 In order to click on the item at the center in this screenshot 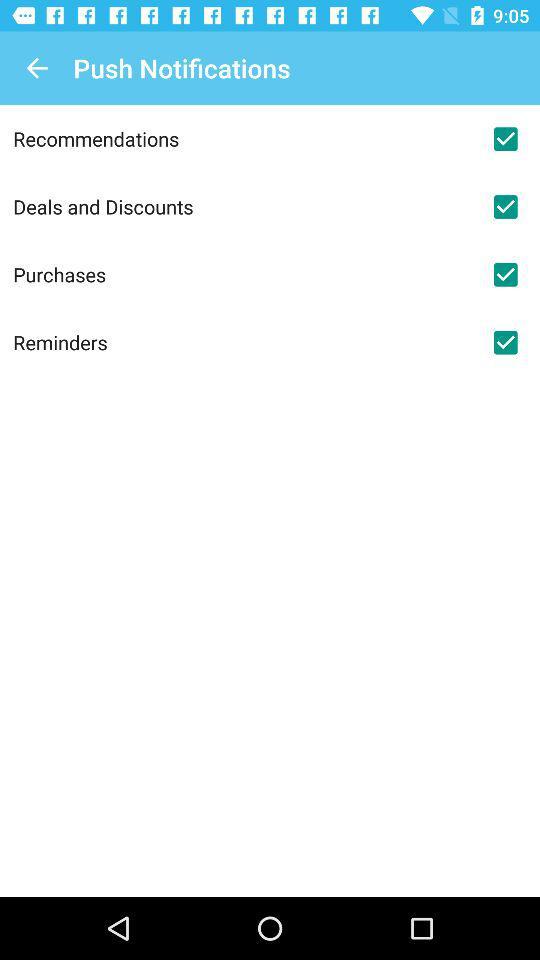, I will do `click(242, 342)`.